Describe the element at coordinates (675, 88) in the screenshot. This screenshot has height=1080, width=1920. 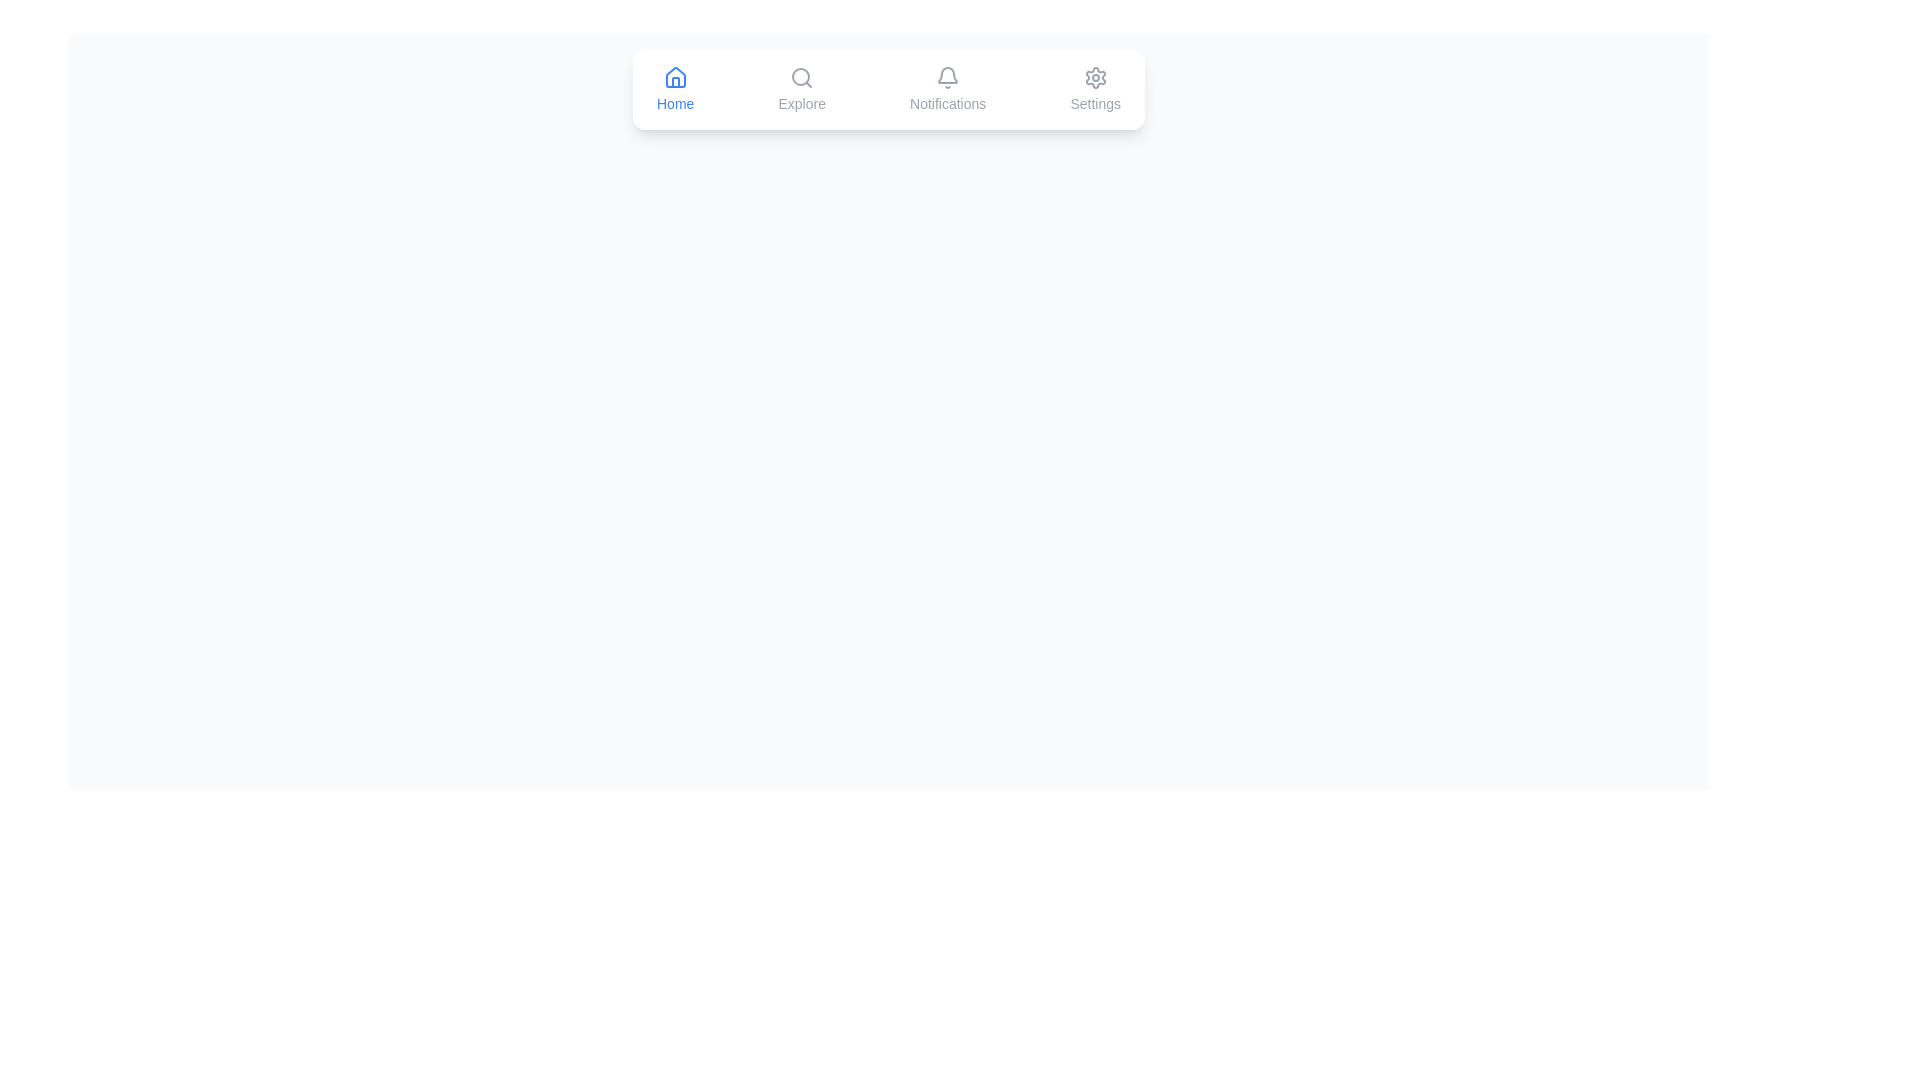
I see `the Home tab to observe its color change` at that location.